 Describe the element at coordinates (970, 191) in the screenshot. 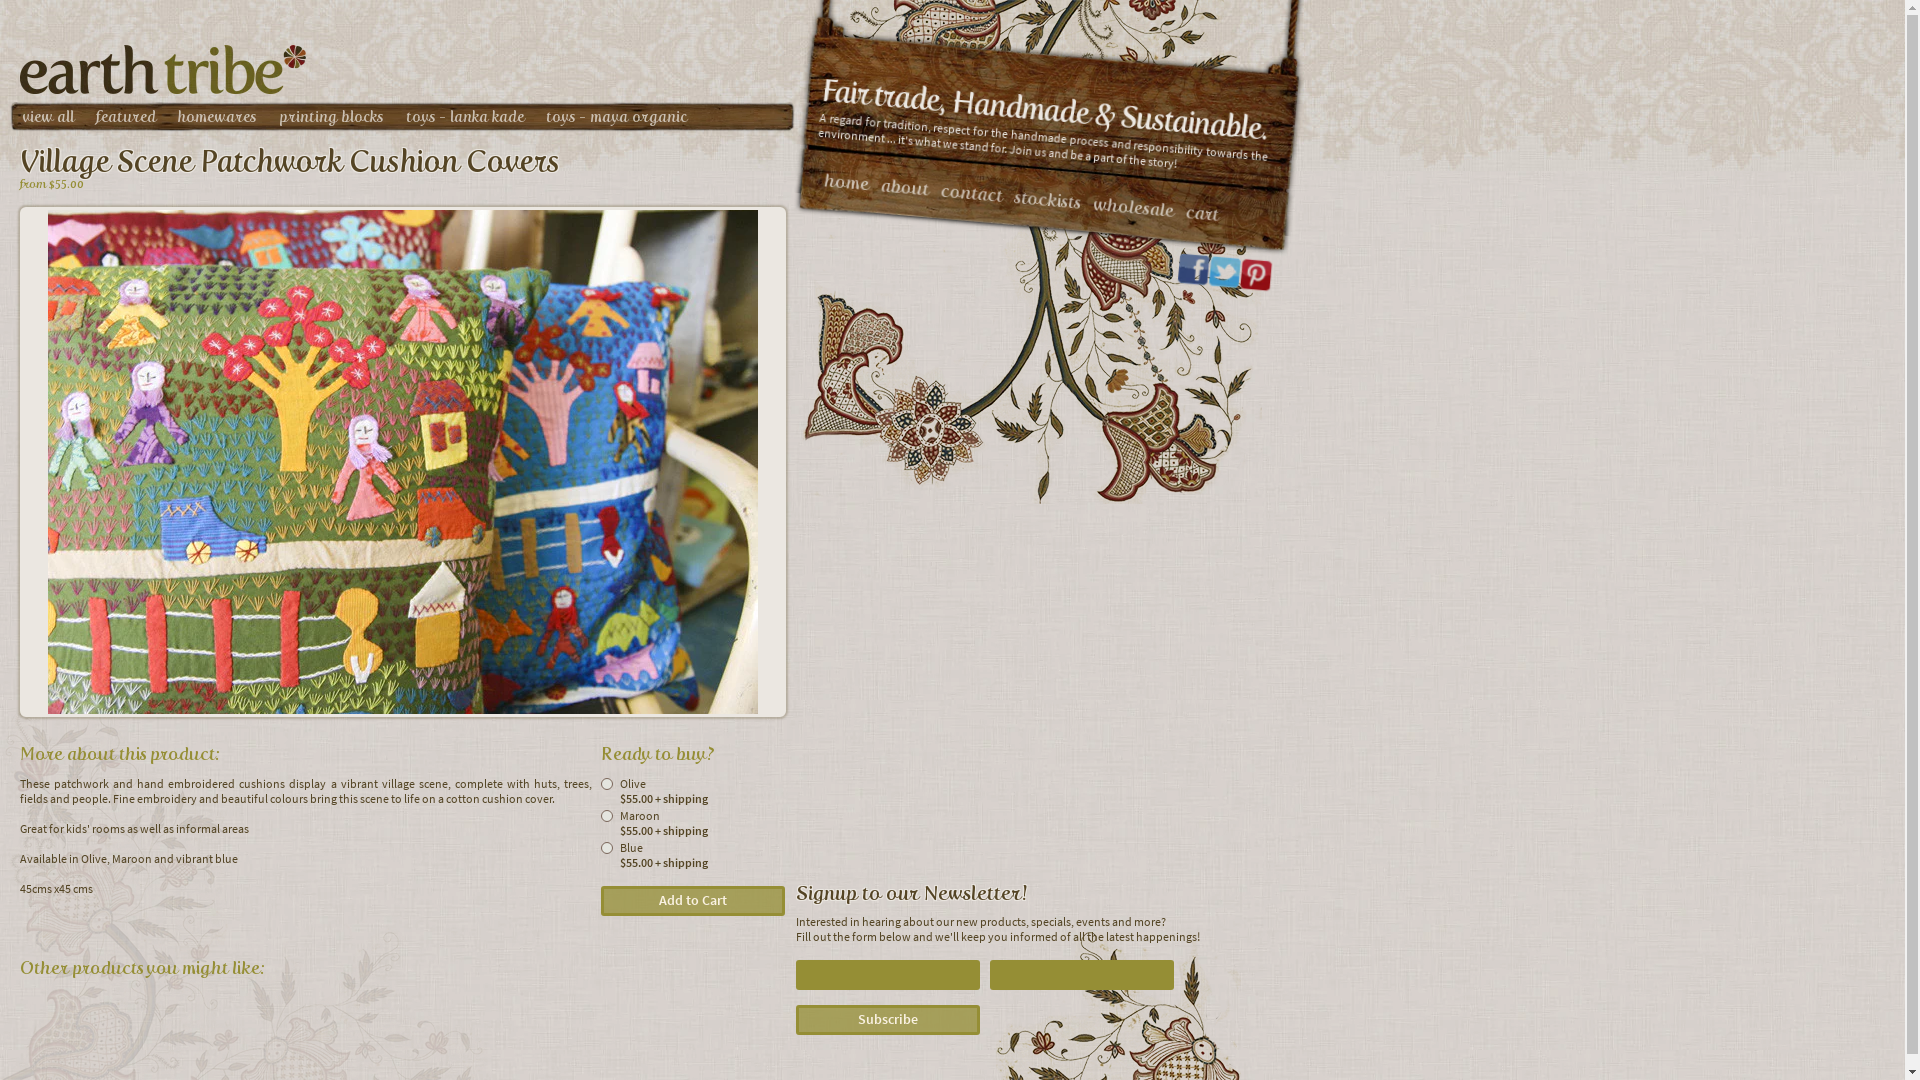

I see `'contact'` at that location.